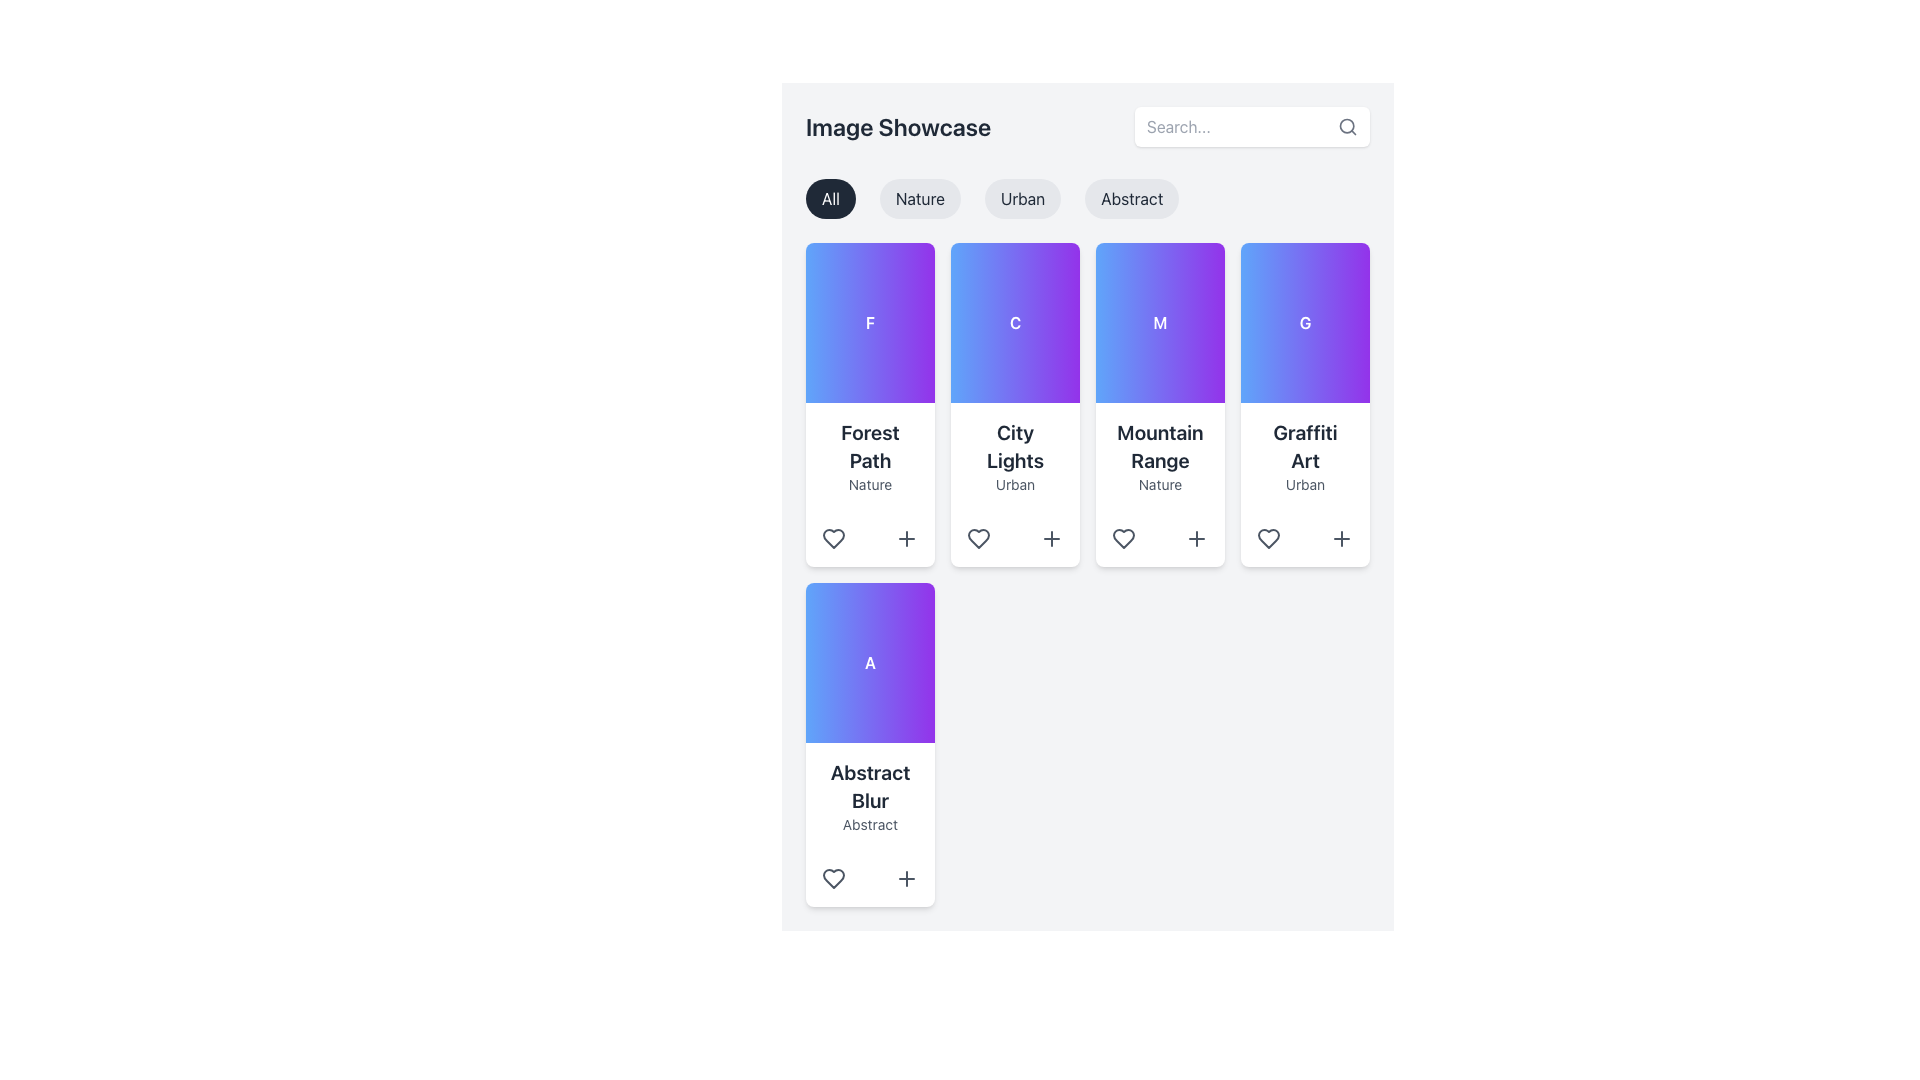 The width and height of the screenshot is (1920, 1080). What do you see at coordinates (1123, 538) in the screenshot?
I see `the heart-shaped IconButton located at the bottom-left corner of the third card in the first row to mark it as favorite or unfavorite` at bounding box center [1123, 538].